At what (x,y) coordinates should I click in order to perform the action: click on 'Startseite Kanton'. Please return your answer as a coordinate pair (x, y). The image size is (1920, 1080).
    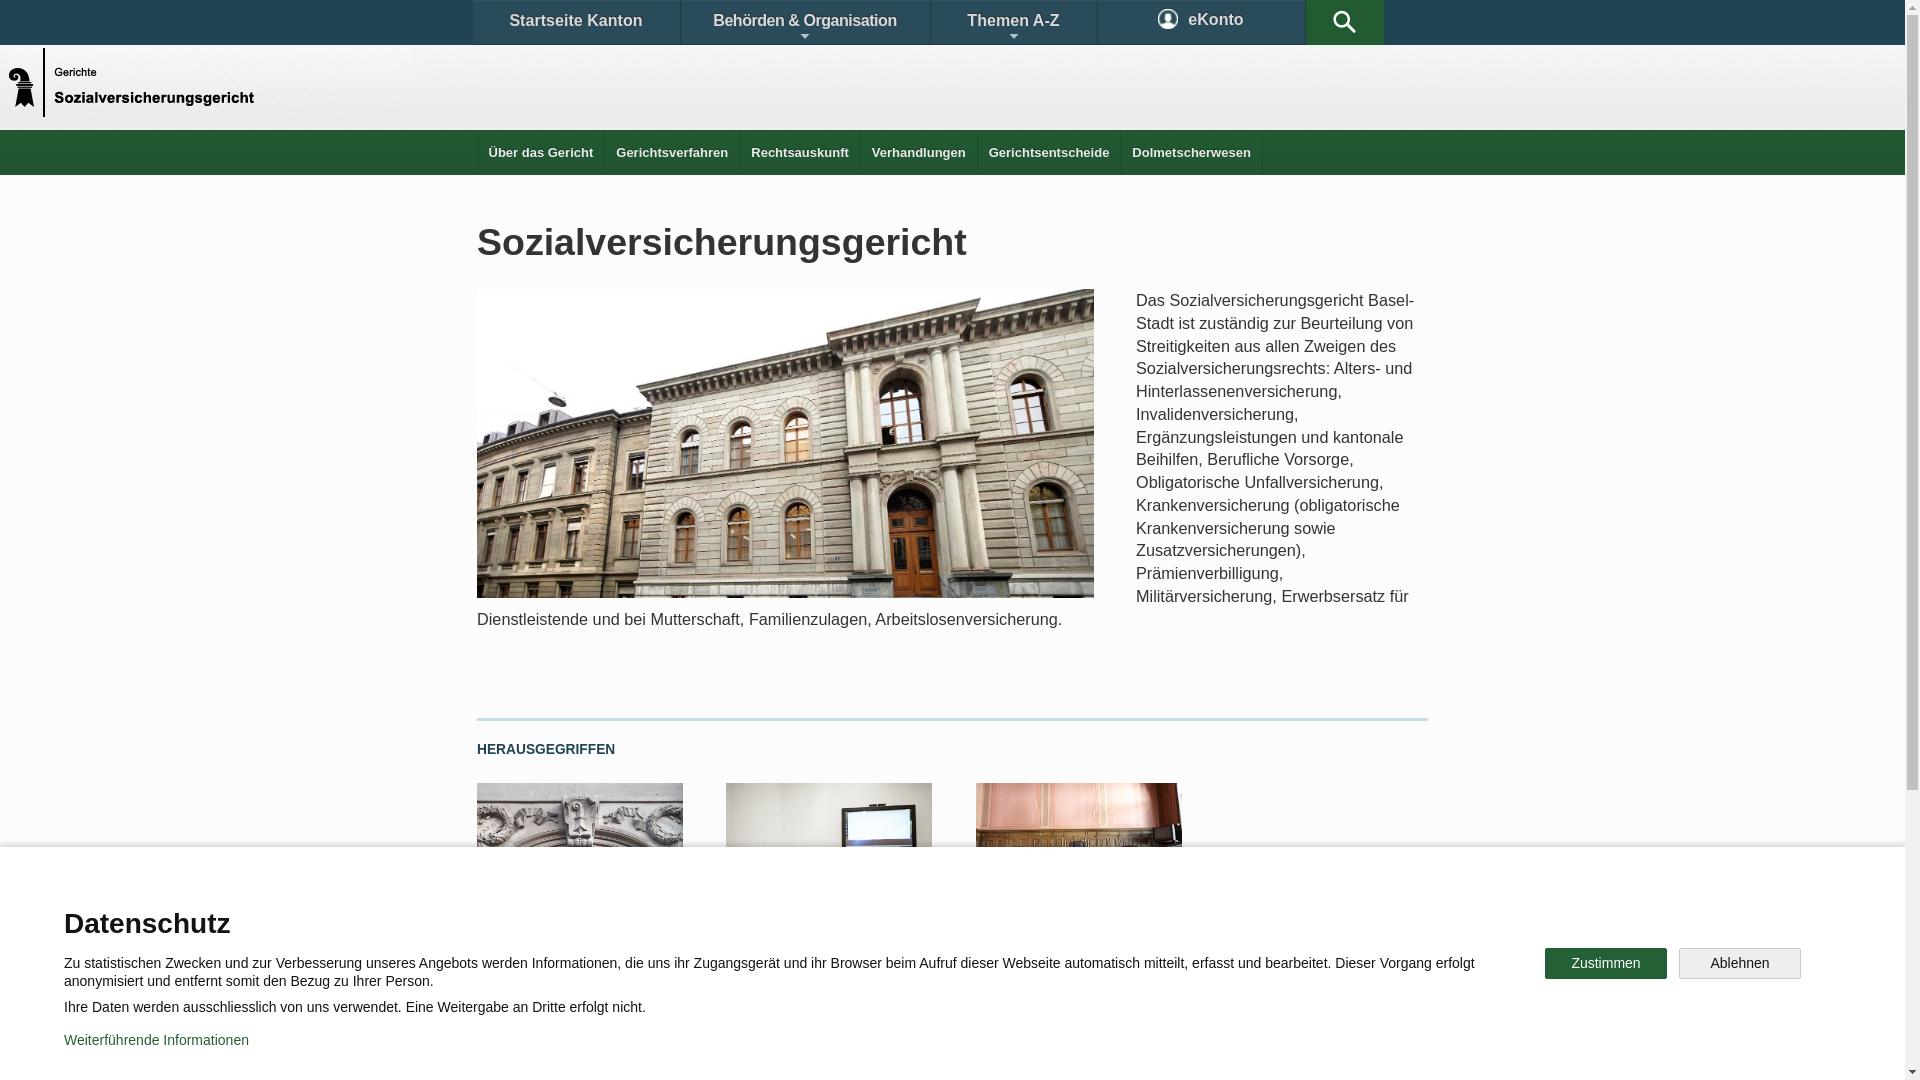
    Looking at the image, I should click on (574, 22).